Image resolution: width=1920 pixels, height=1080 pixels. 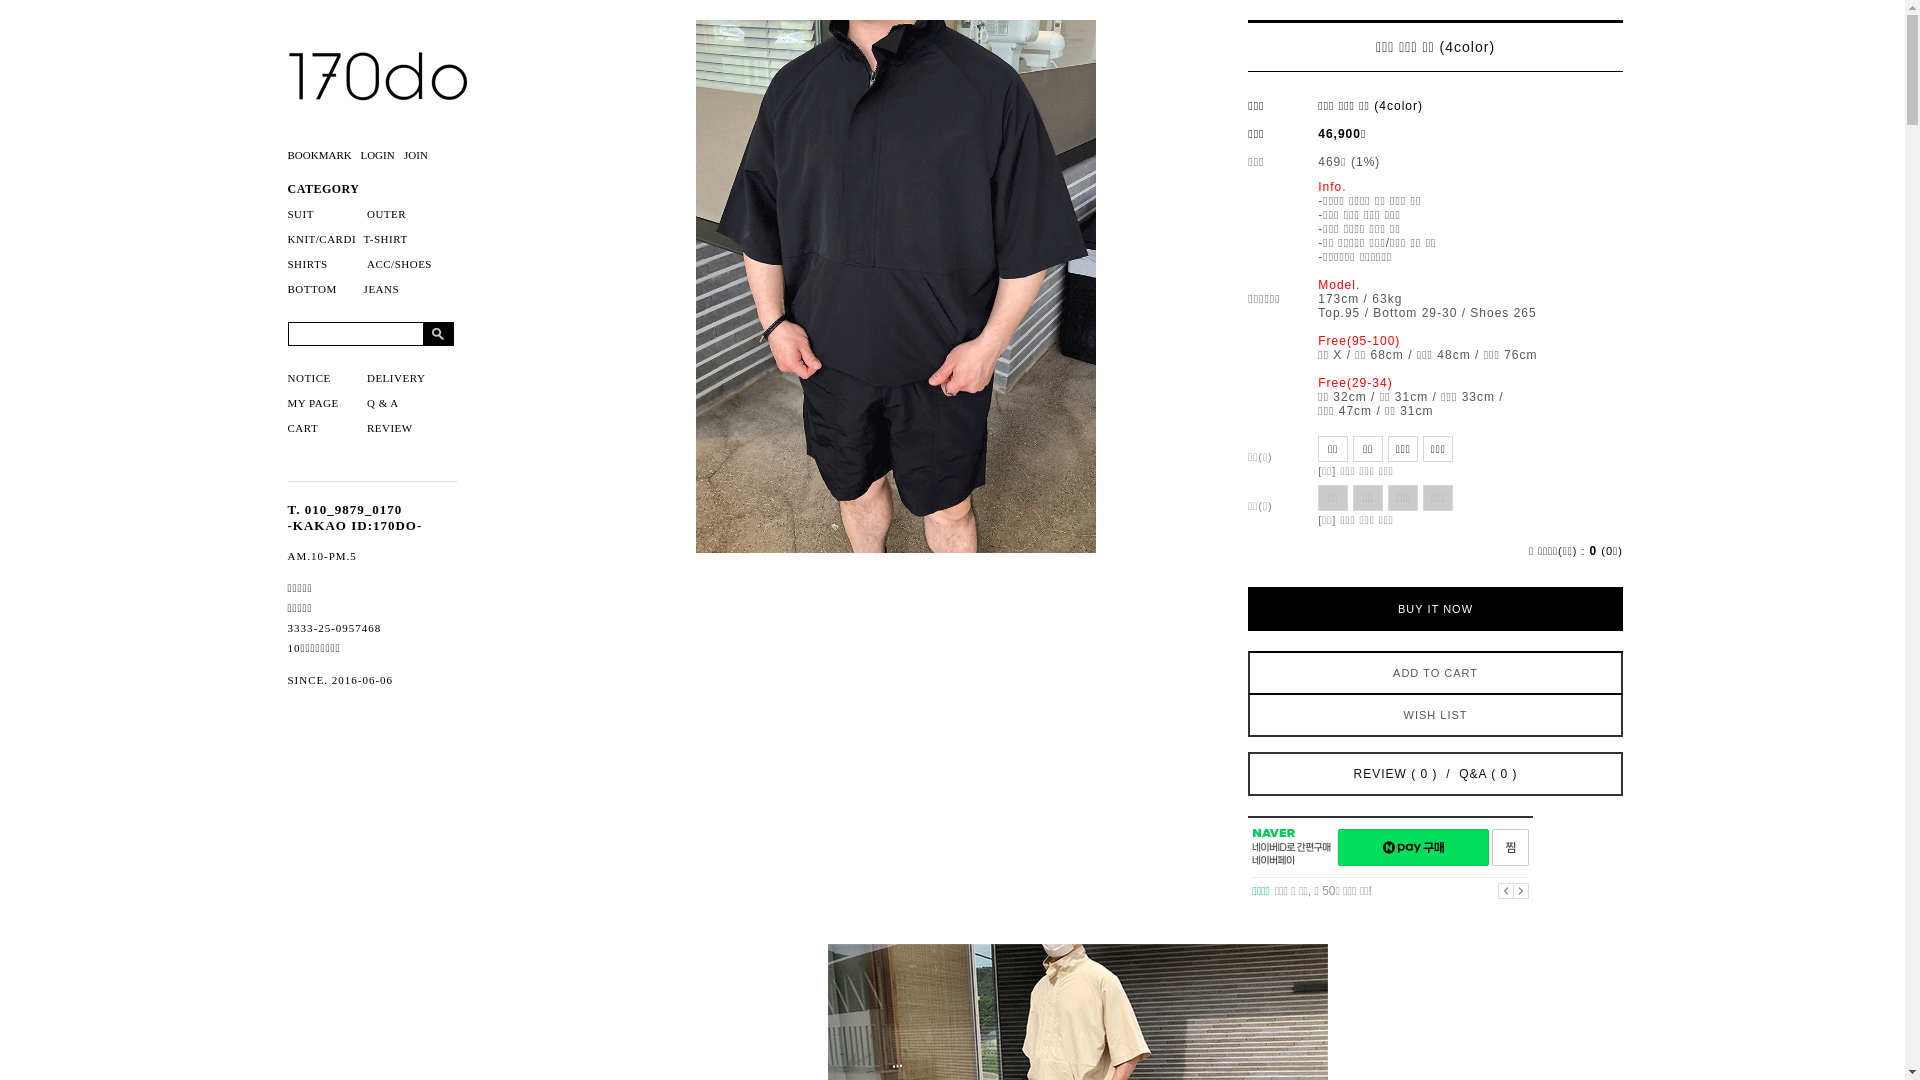 I want to click on 'ADD TO CART', so click(x=1434, y=671).